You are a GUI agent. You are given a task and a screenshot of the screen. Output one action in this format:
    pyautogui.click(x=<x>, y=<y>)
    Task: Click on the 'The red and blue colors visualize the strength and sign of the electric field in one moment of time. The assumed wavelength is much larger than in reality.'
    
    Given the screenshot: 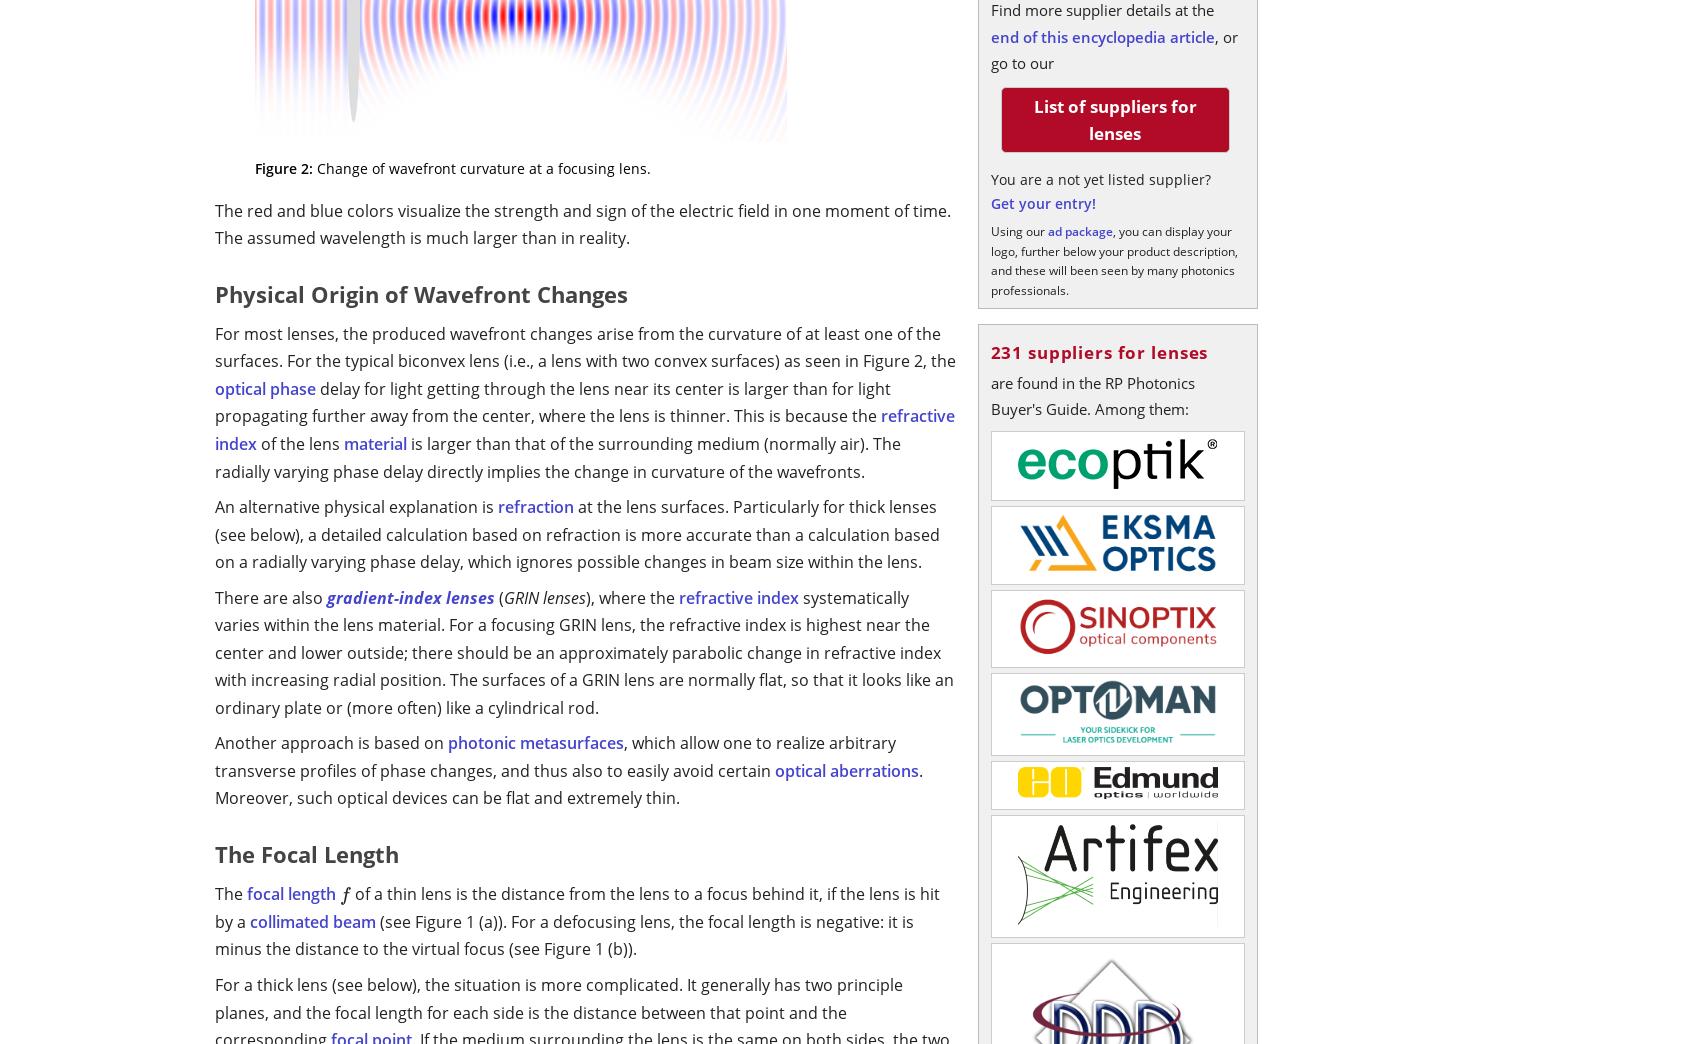 What is the action you would take?
    pyautogui.click(x=583, y=224)
    